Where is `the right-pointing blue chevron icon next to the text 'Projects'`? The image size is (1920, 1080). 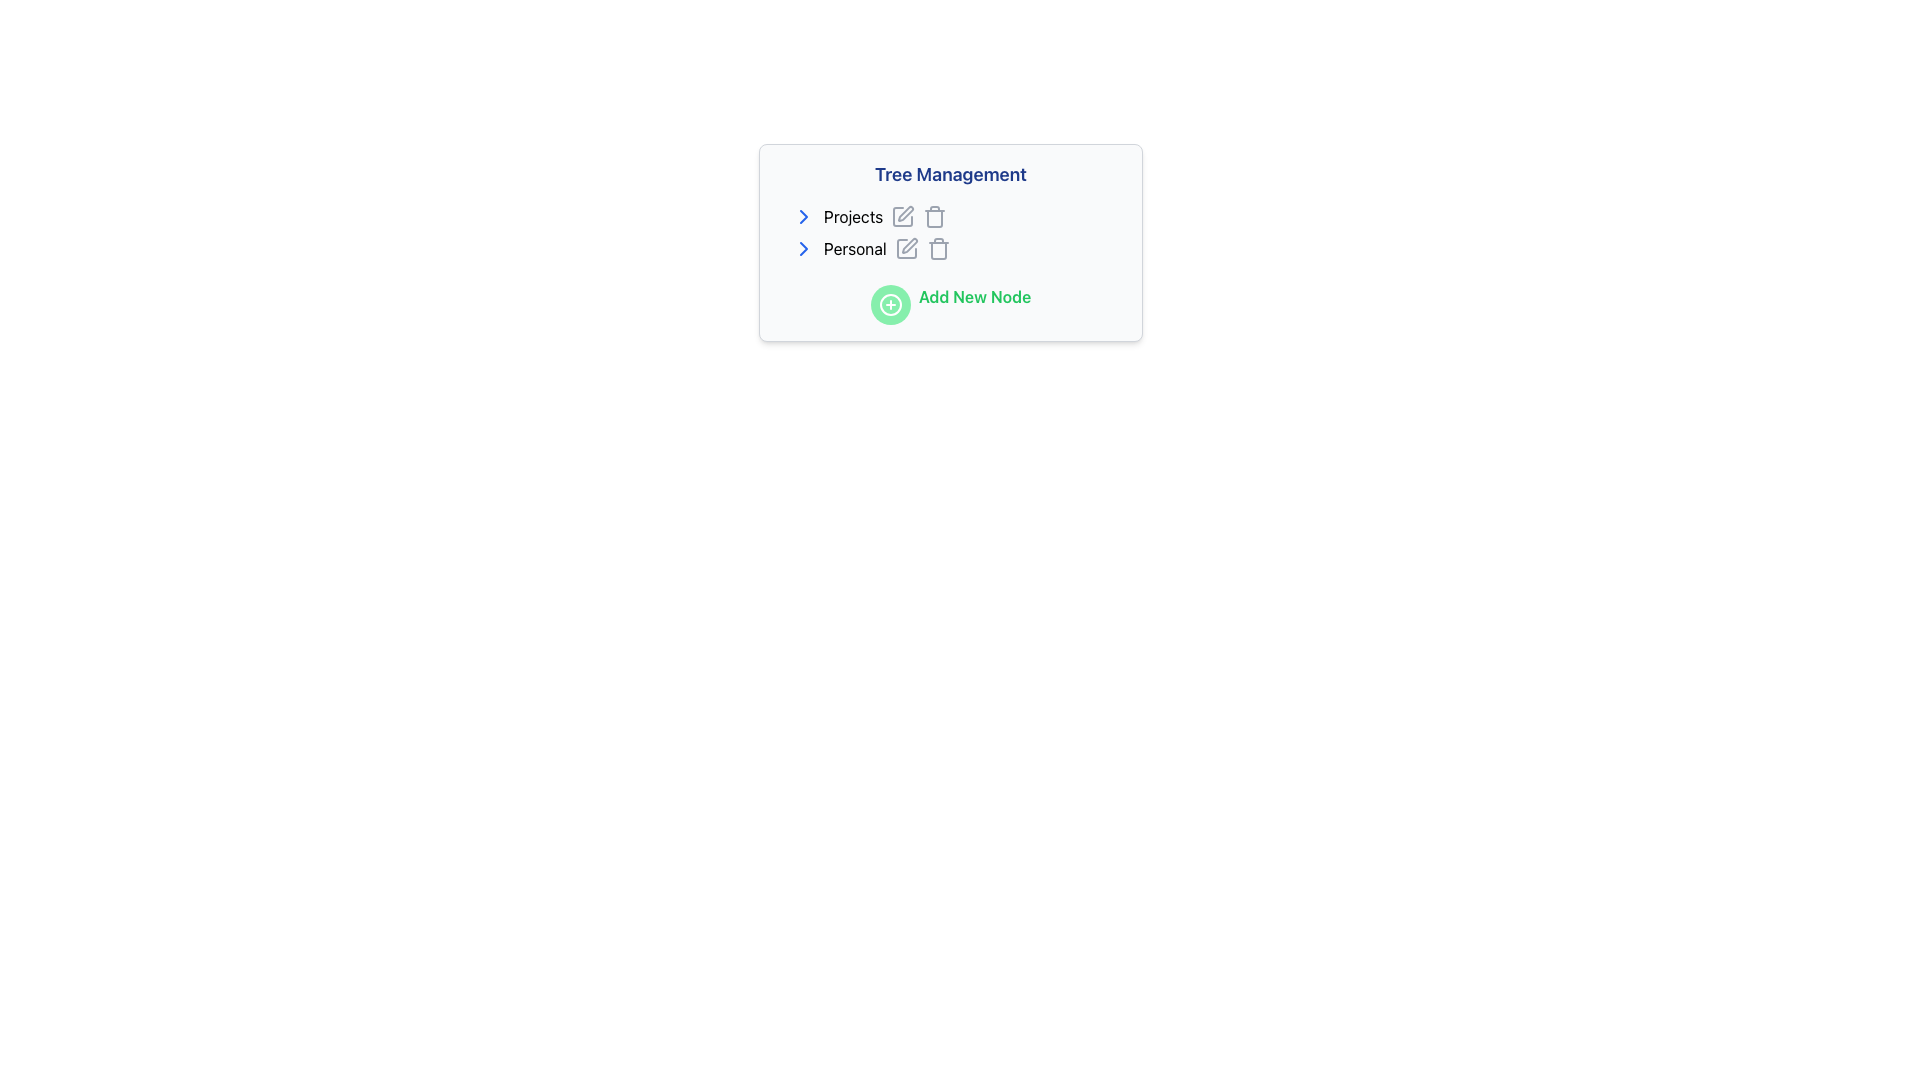 the right-pointing blue chevron icon next to the text 'Projects' is located at coordinates (804, 216).